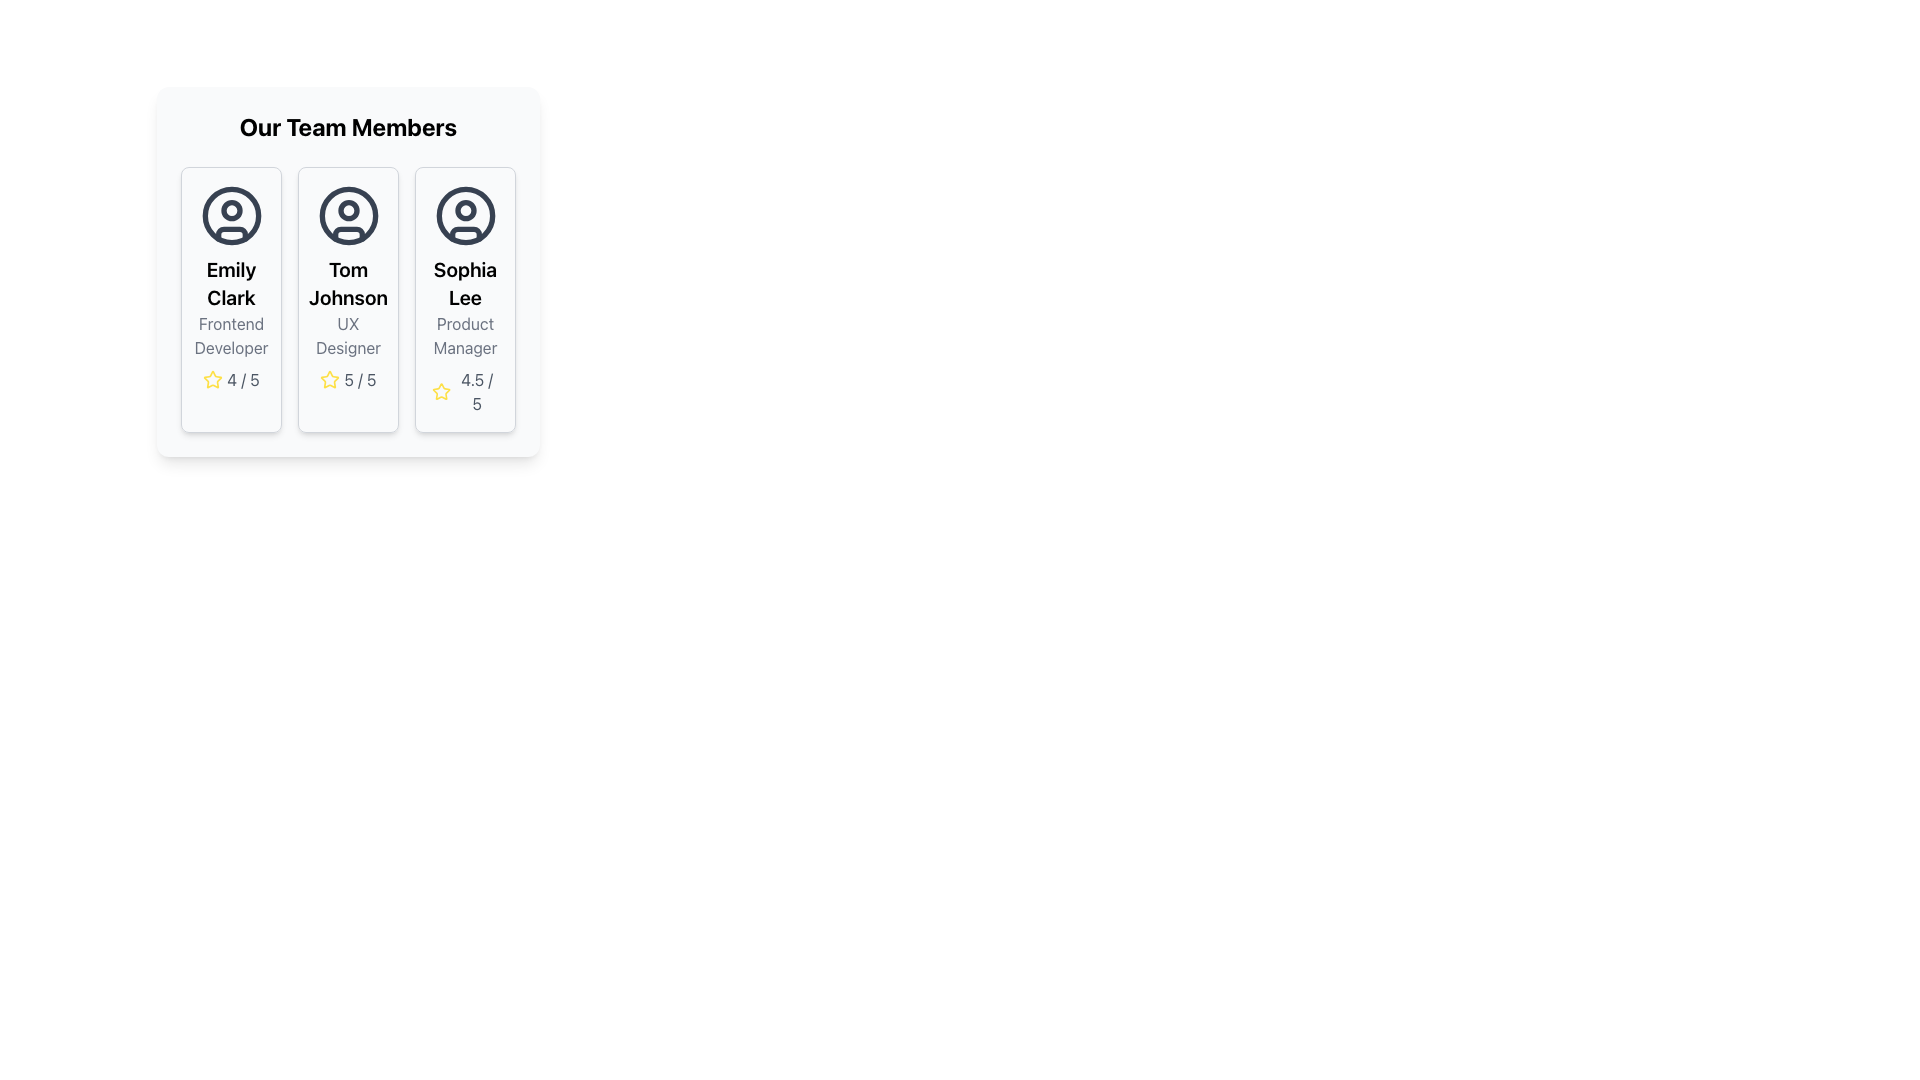 The height and width of the screenshot is (1080, 1920). I want to click on the circular user icon representing 'Sophia Lee' located prominently in the middle of her profile card, which is the third card from the left, so click(464, 216).